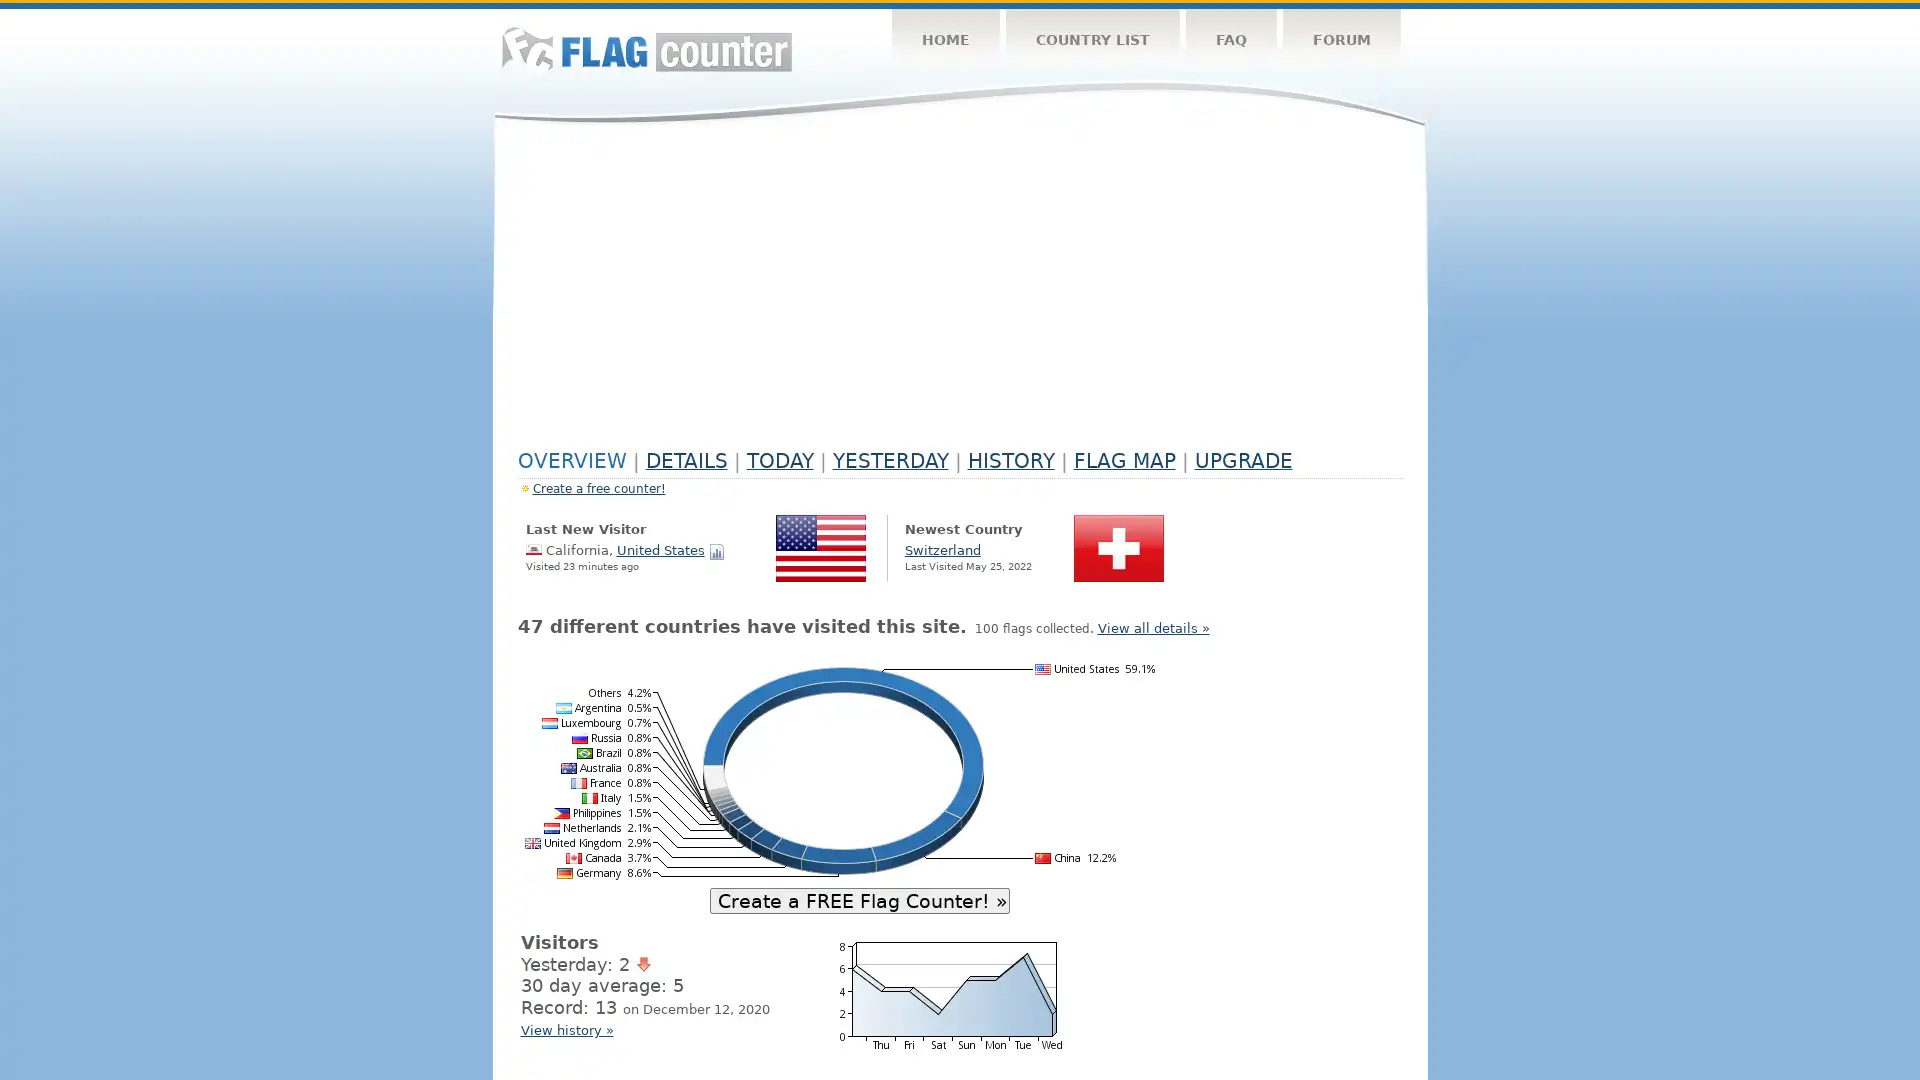  What do you see at coordinates (859, 898) in the screenshot?
I see `Create a FREE Flag Counter!` at bounding box center [859, 898].